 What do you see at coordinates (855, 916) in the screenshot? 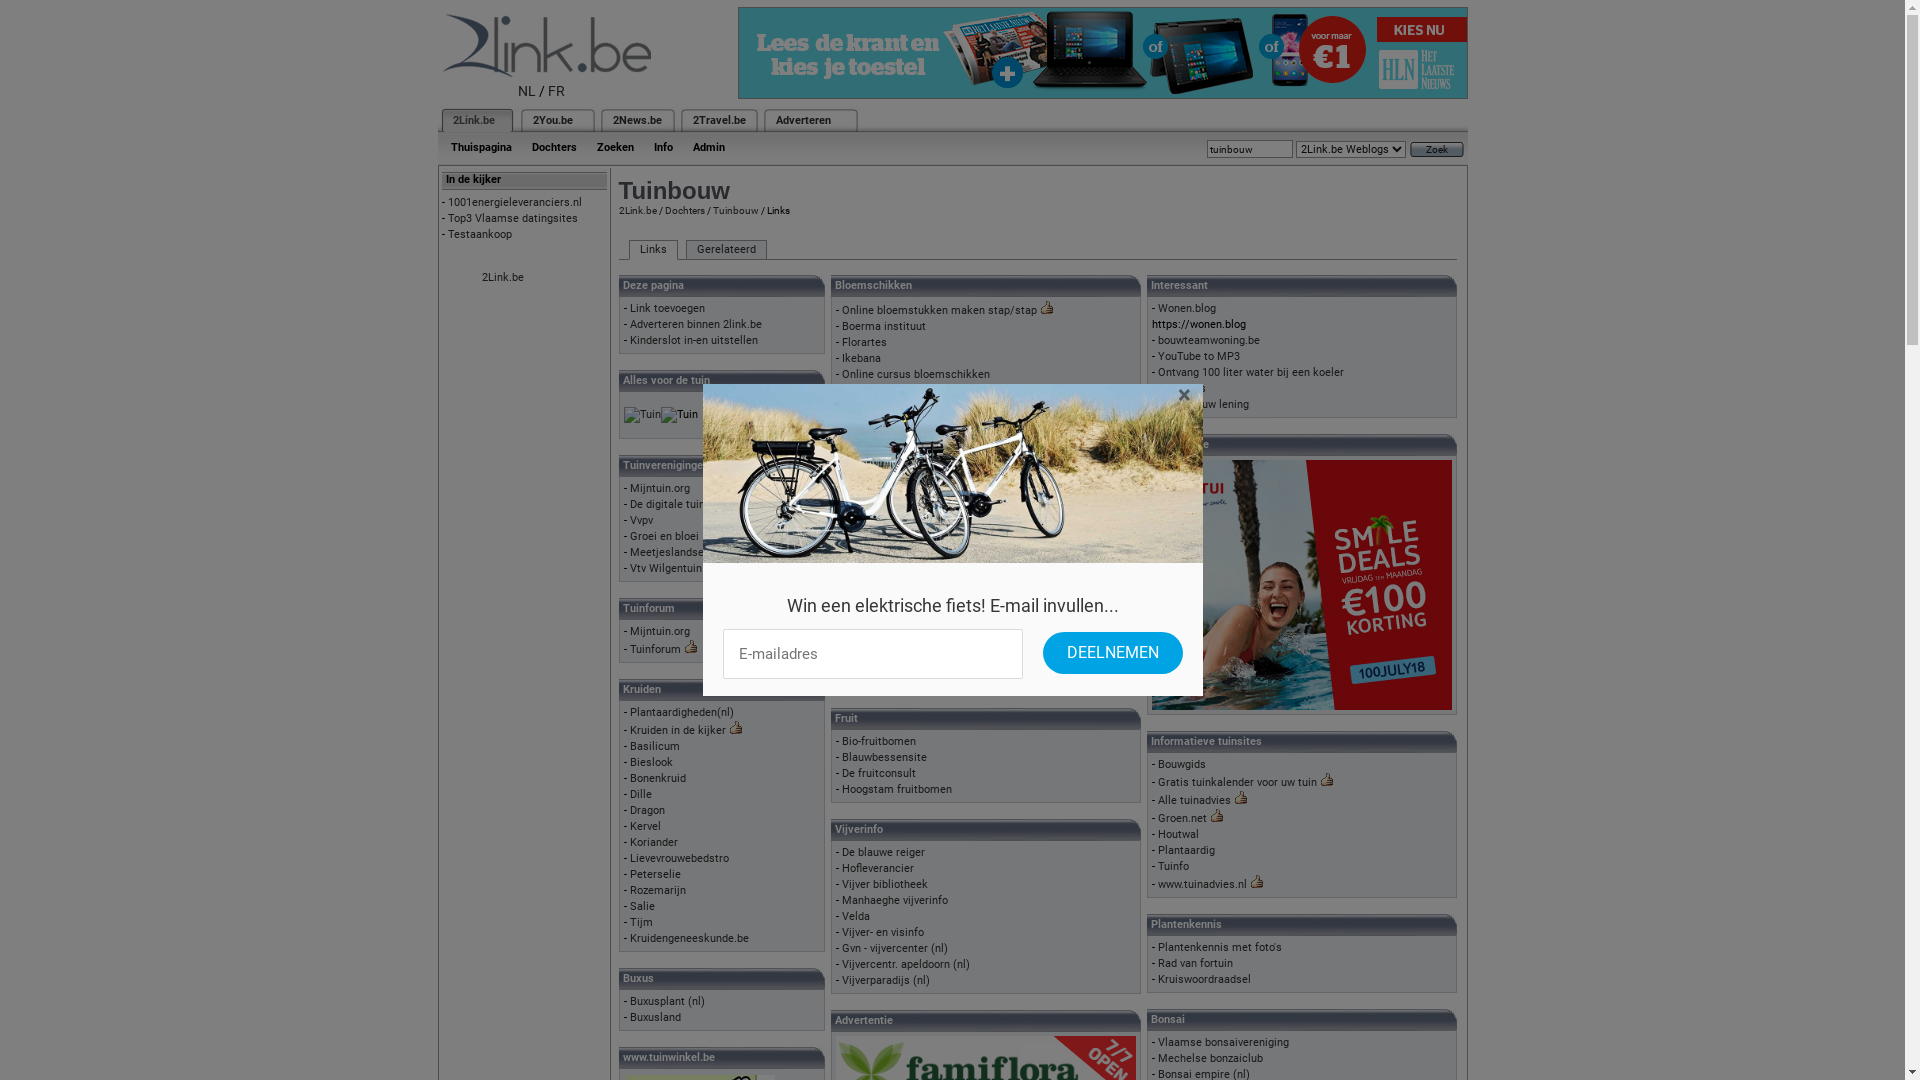
I see `'Velda'` at bounding box center [855, 916].